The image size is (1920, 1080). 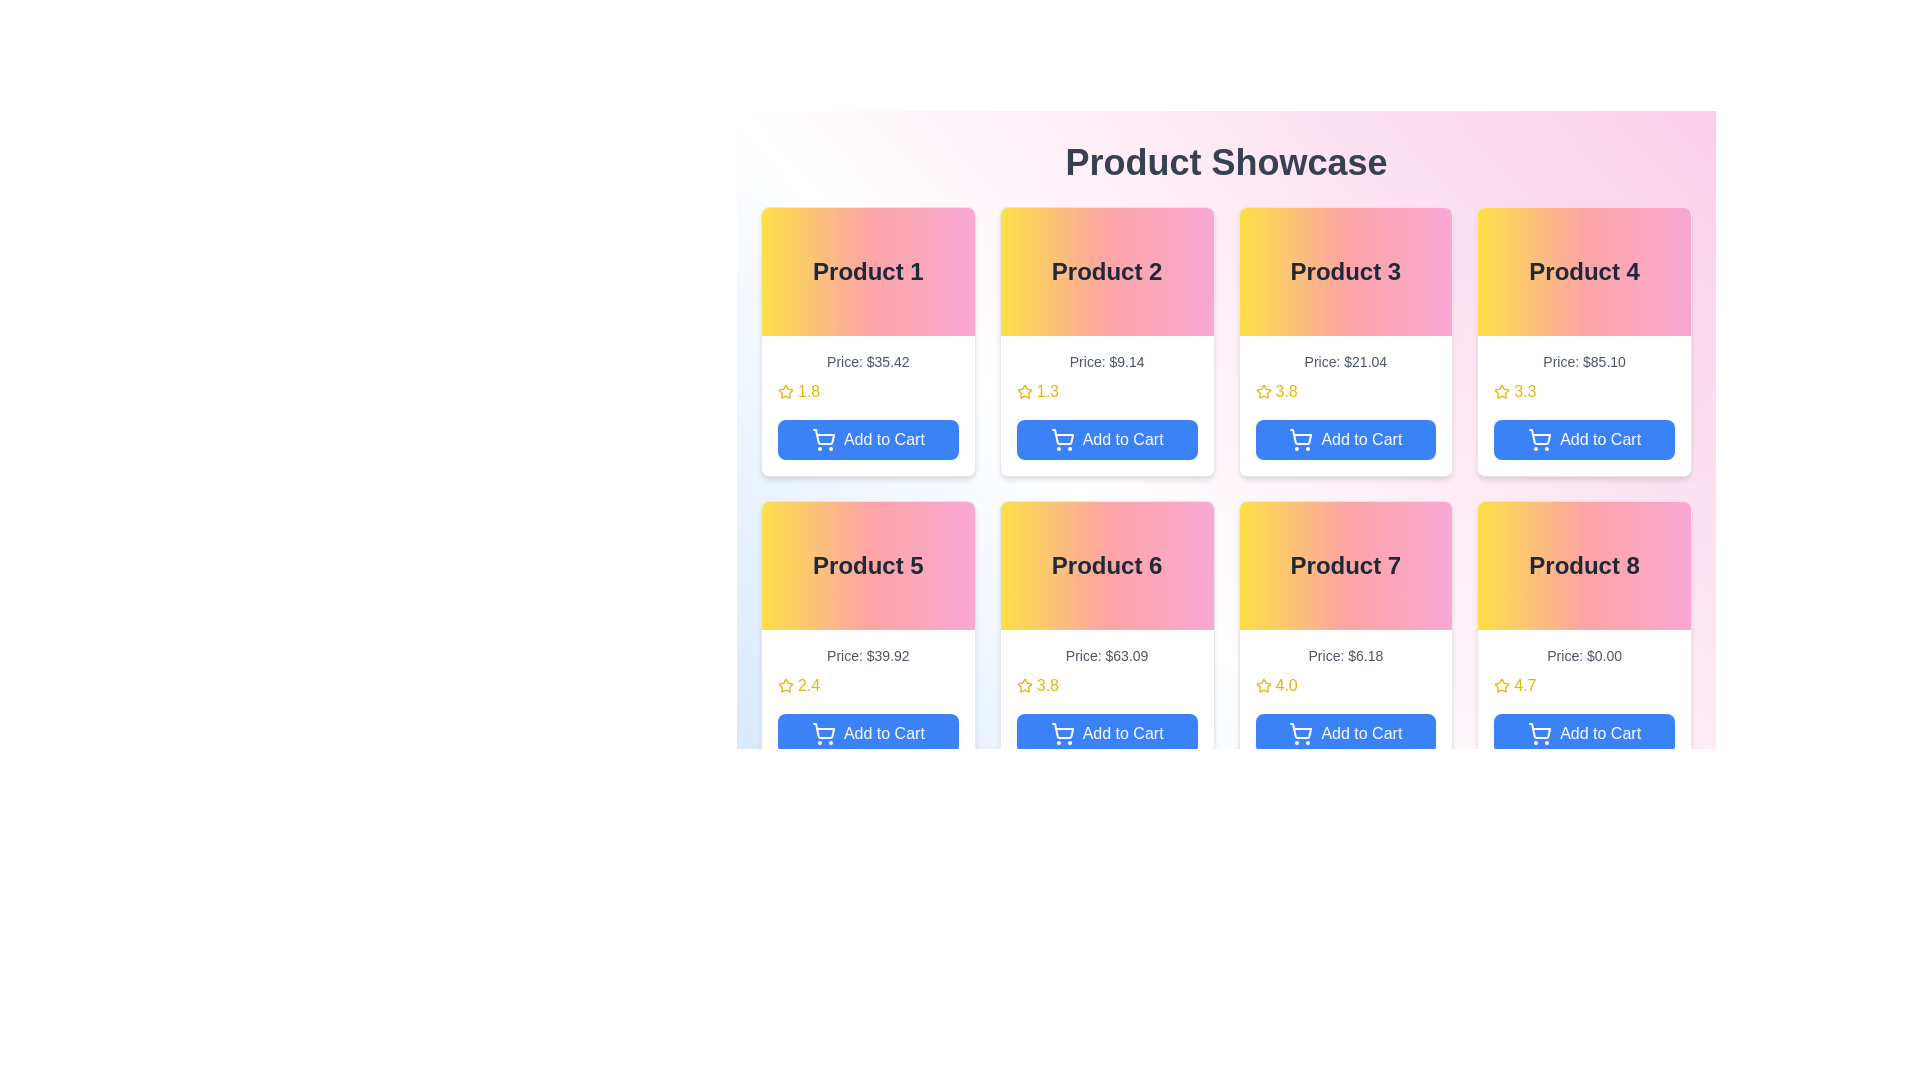 I want to click on the star icon representing the product rating of 'Product 6' in the 'Product Showcase' grid layout, located to the left of the rating number '3.8', so click(x=1024, y=685).